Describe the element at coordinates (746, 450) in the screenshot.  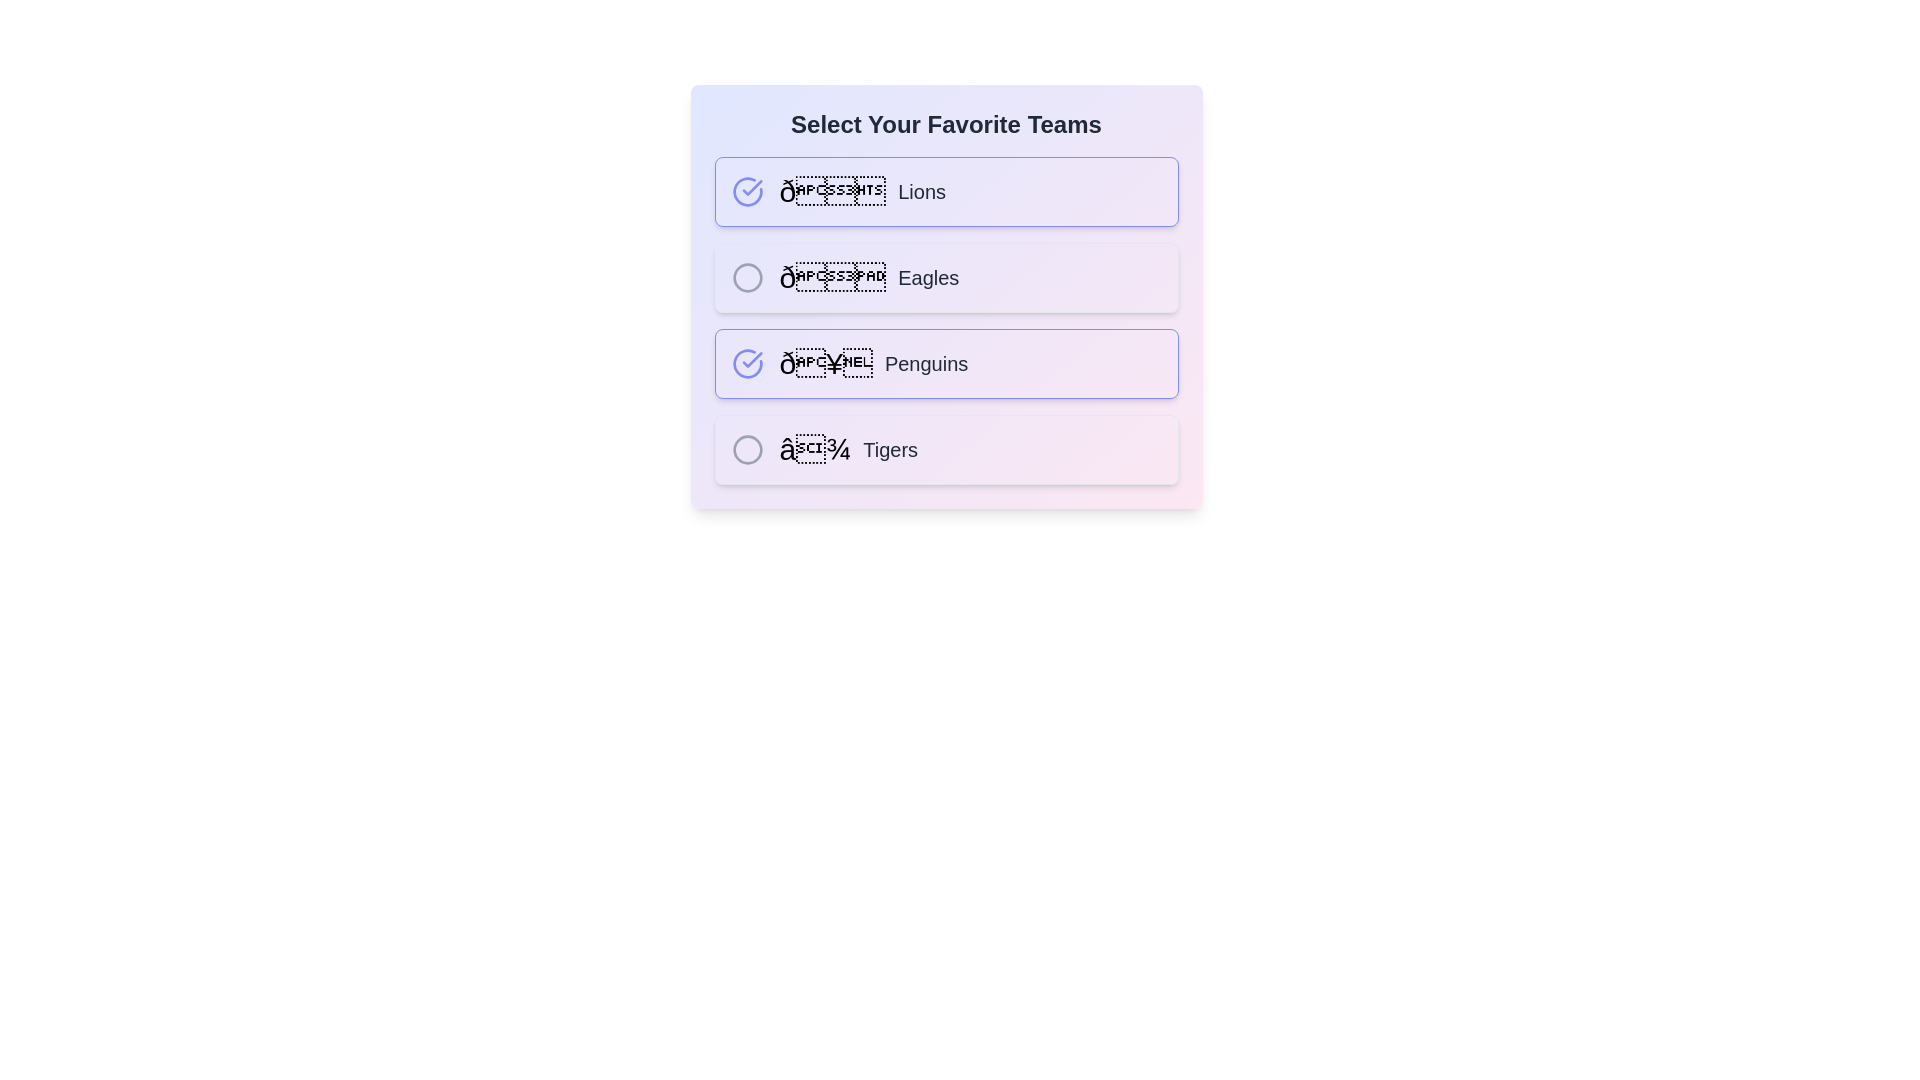
I see `the team Tigers` at that location.